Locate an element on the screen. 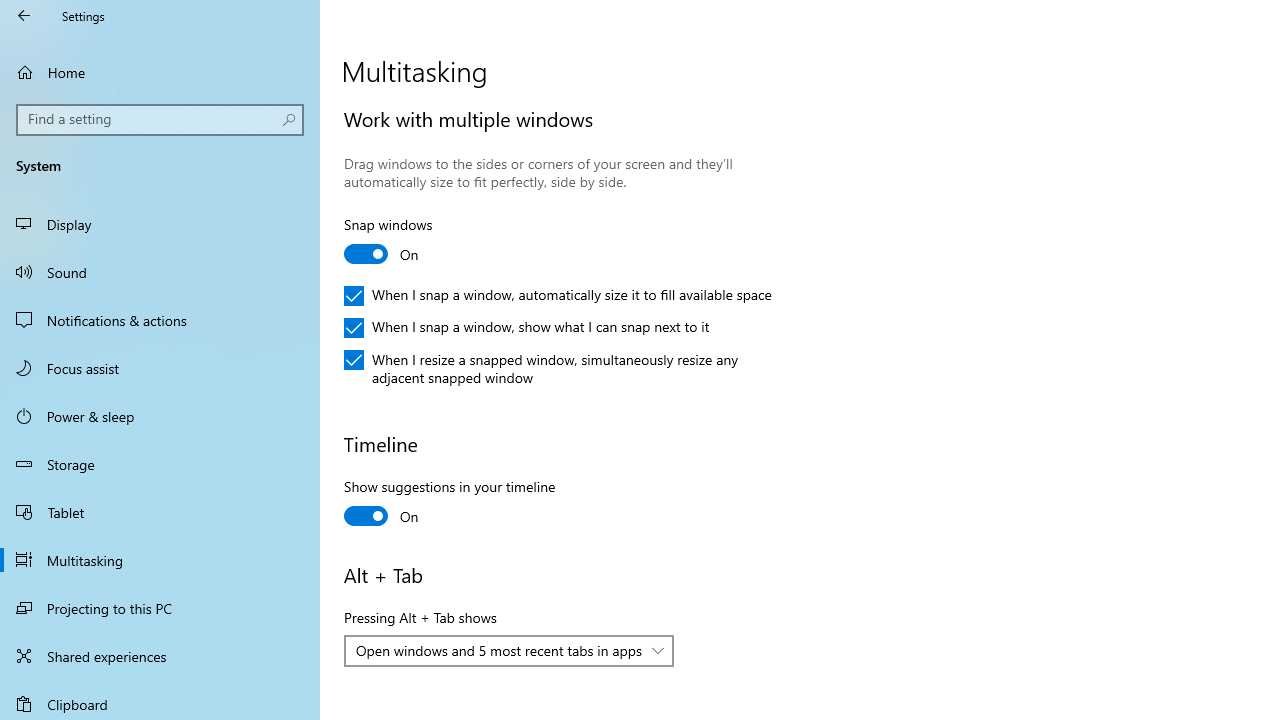  'Shared experiences' is located at coordinates (160, 655).